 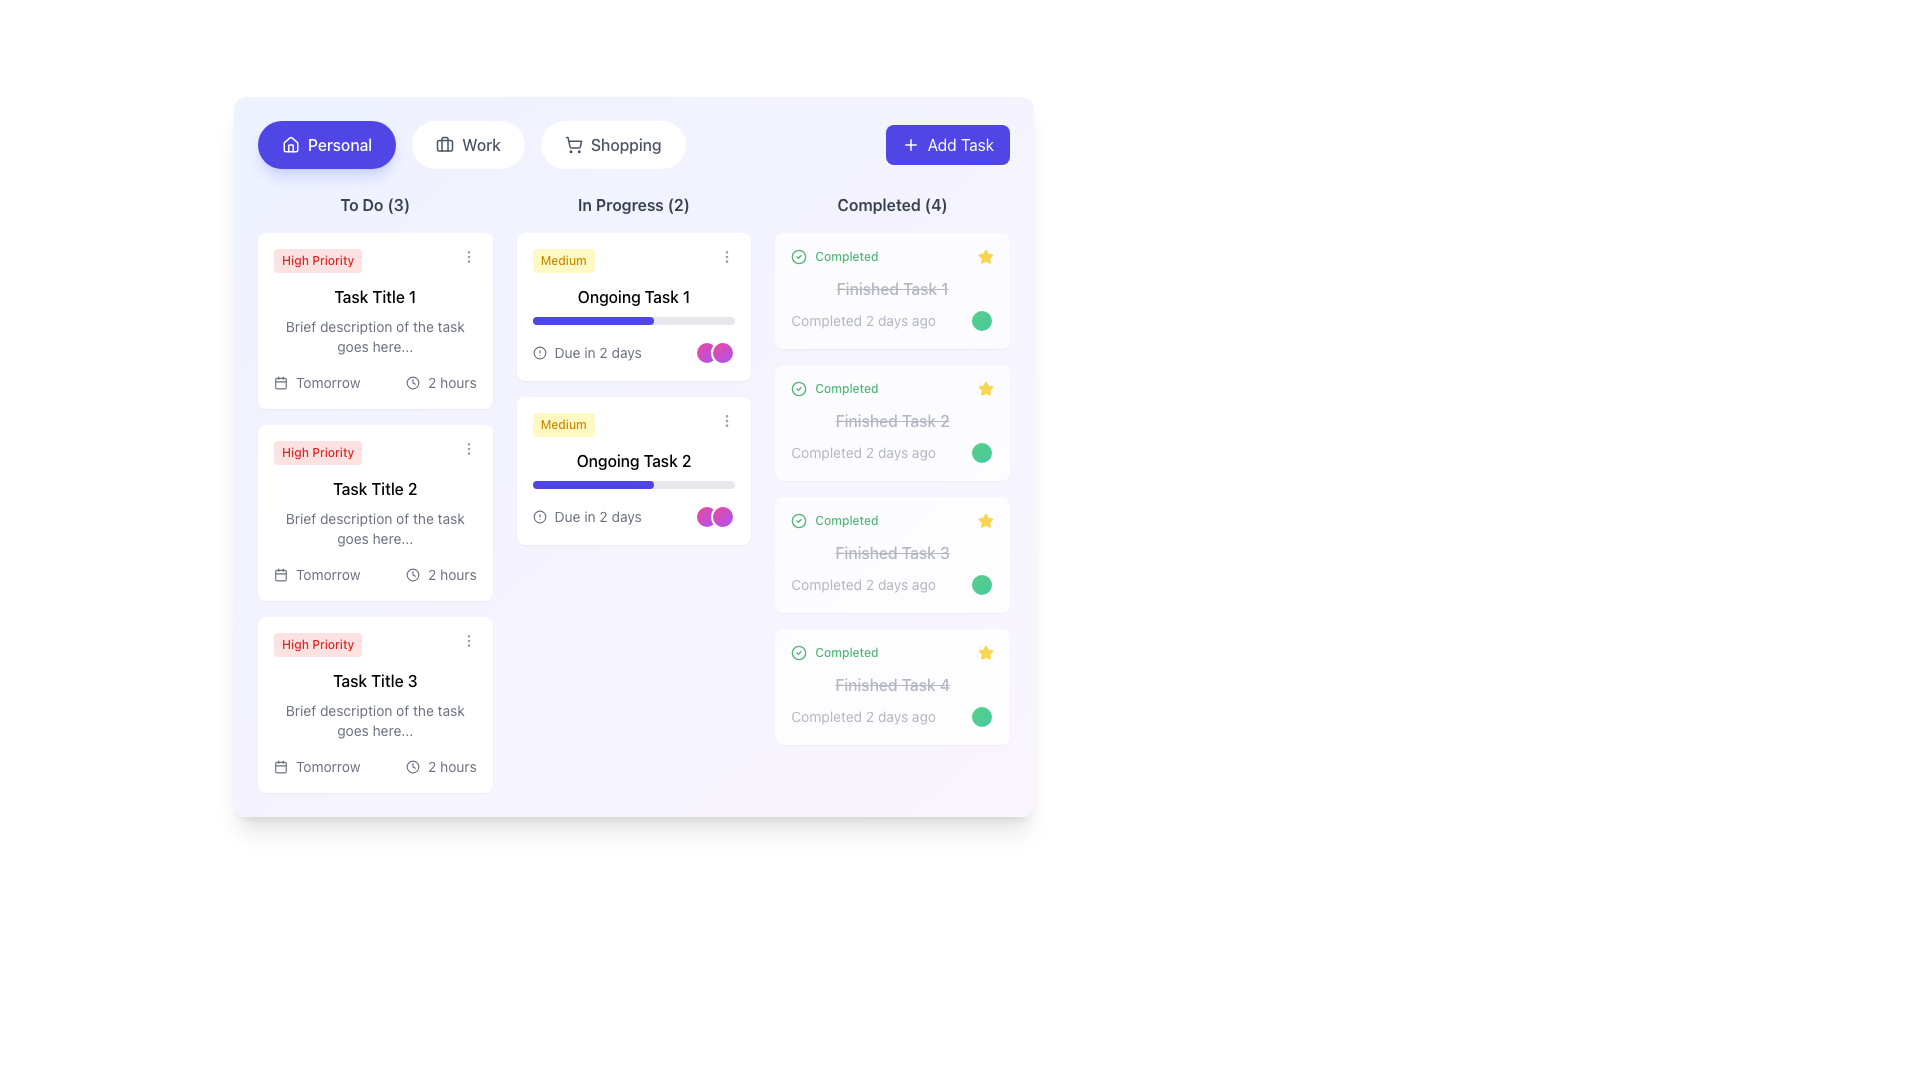 I want to click on the visual indicator or icon group located in the 'In Progress' section under the task labeled 'Ongoing Task 2', positioned towards the bottom right of the task card near the text 'Due in 2 days', so click(x=715, y=515).